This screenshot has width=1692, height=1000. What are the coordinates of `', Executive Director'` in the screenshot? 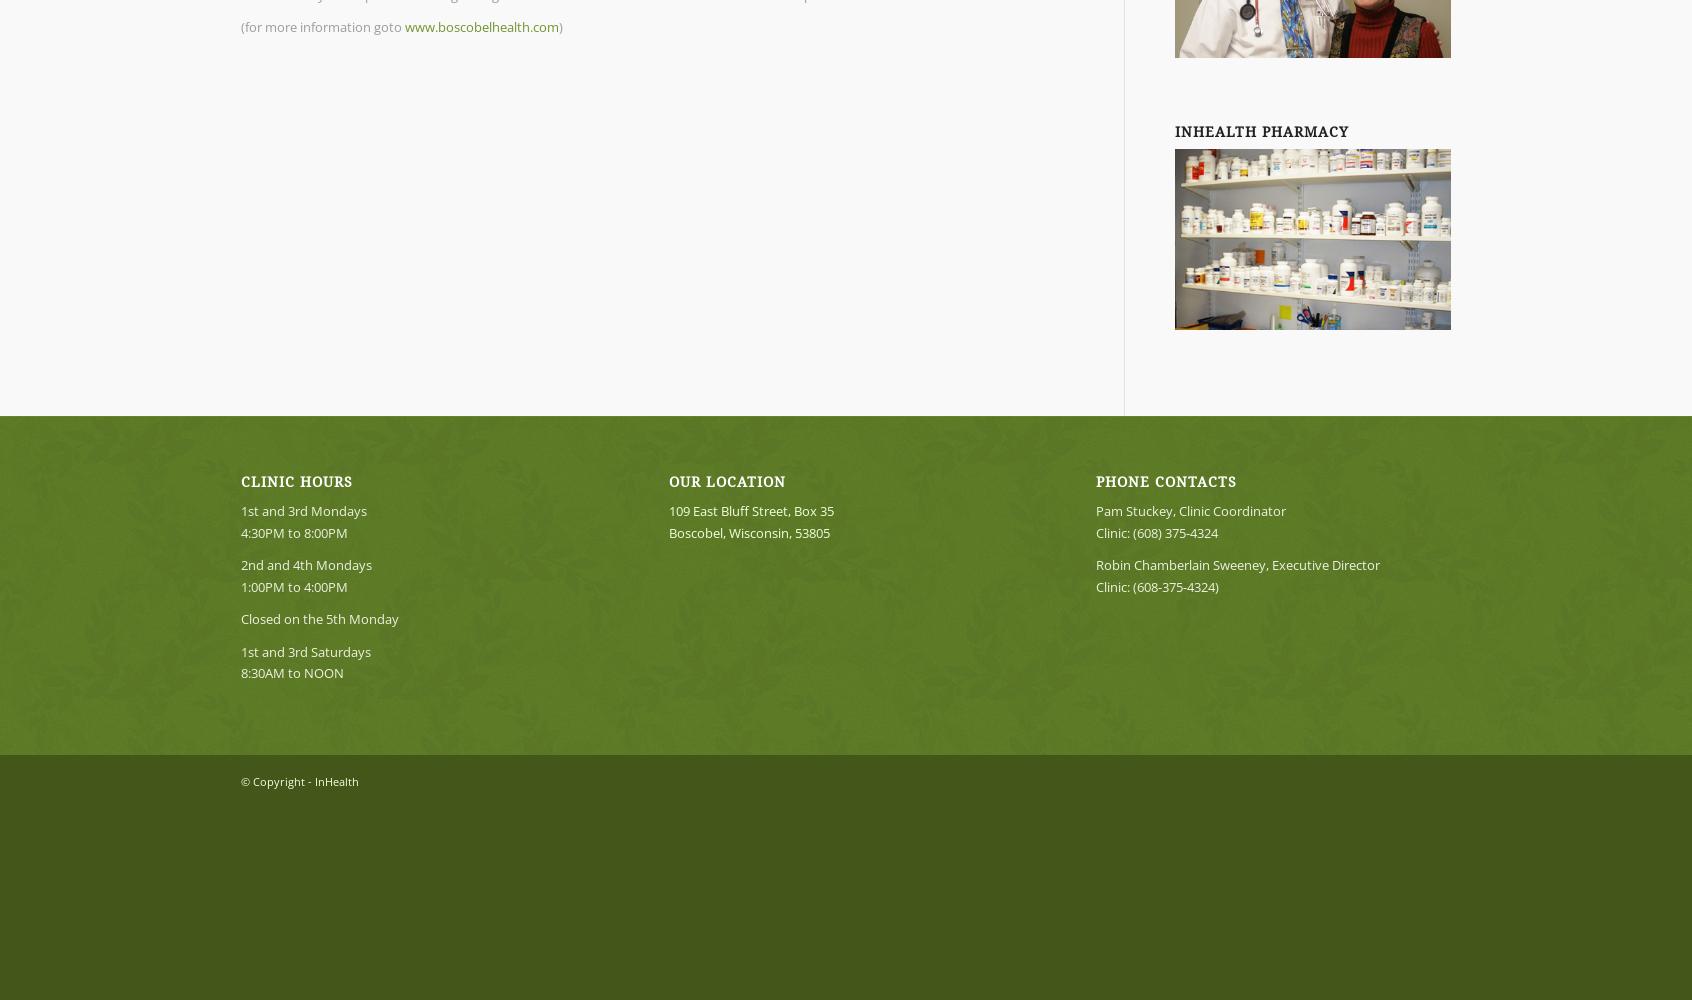 It's located at (1321, 564).